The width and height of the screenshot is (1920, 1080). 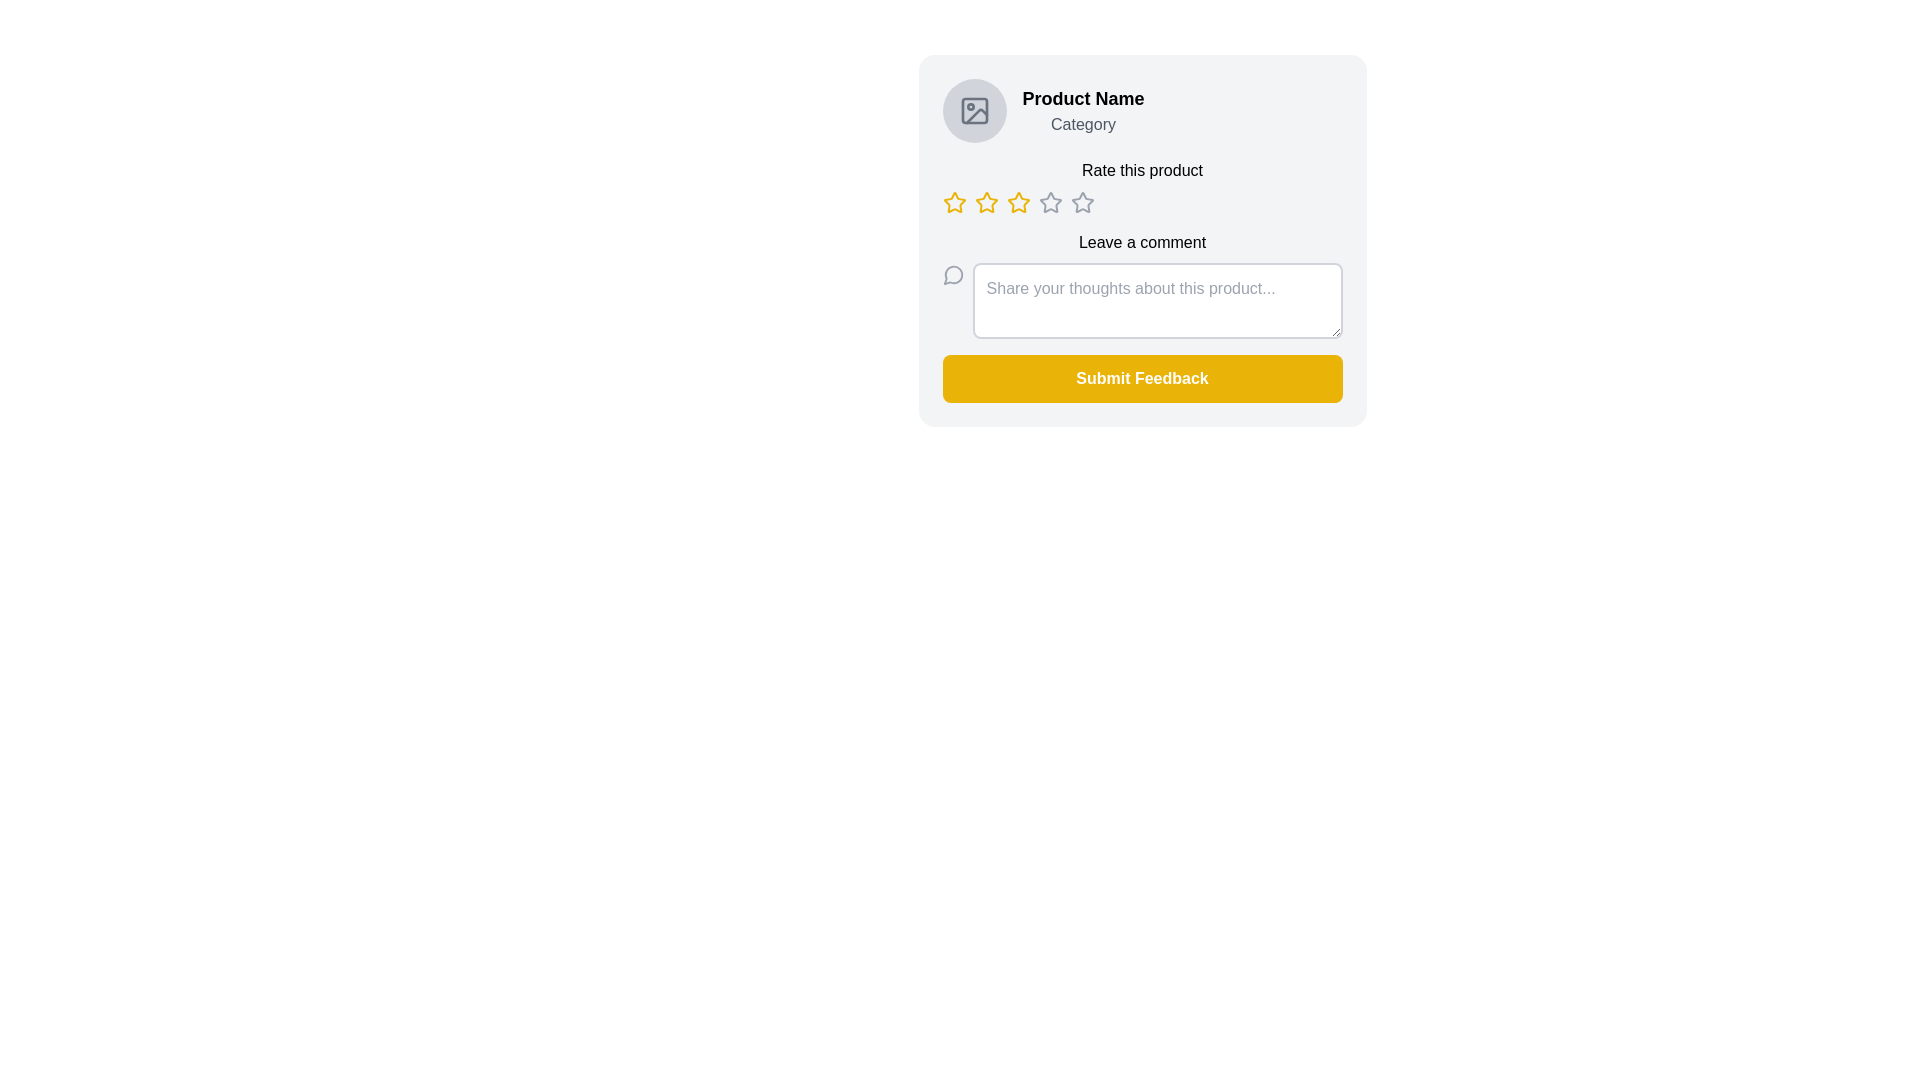 What do you see at coordinates (1049, 201) in the screenshot?
I see `the fourth star icon in the horizontal row to provide a four-star rating for the product` at bounding box center [1049, 201].